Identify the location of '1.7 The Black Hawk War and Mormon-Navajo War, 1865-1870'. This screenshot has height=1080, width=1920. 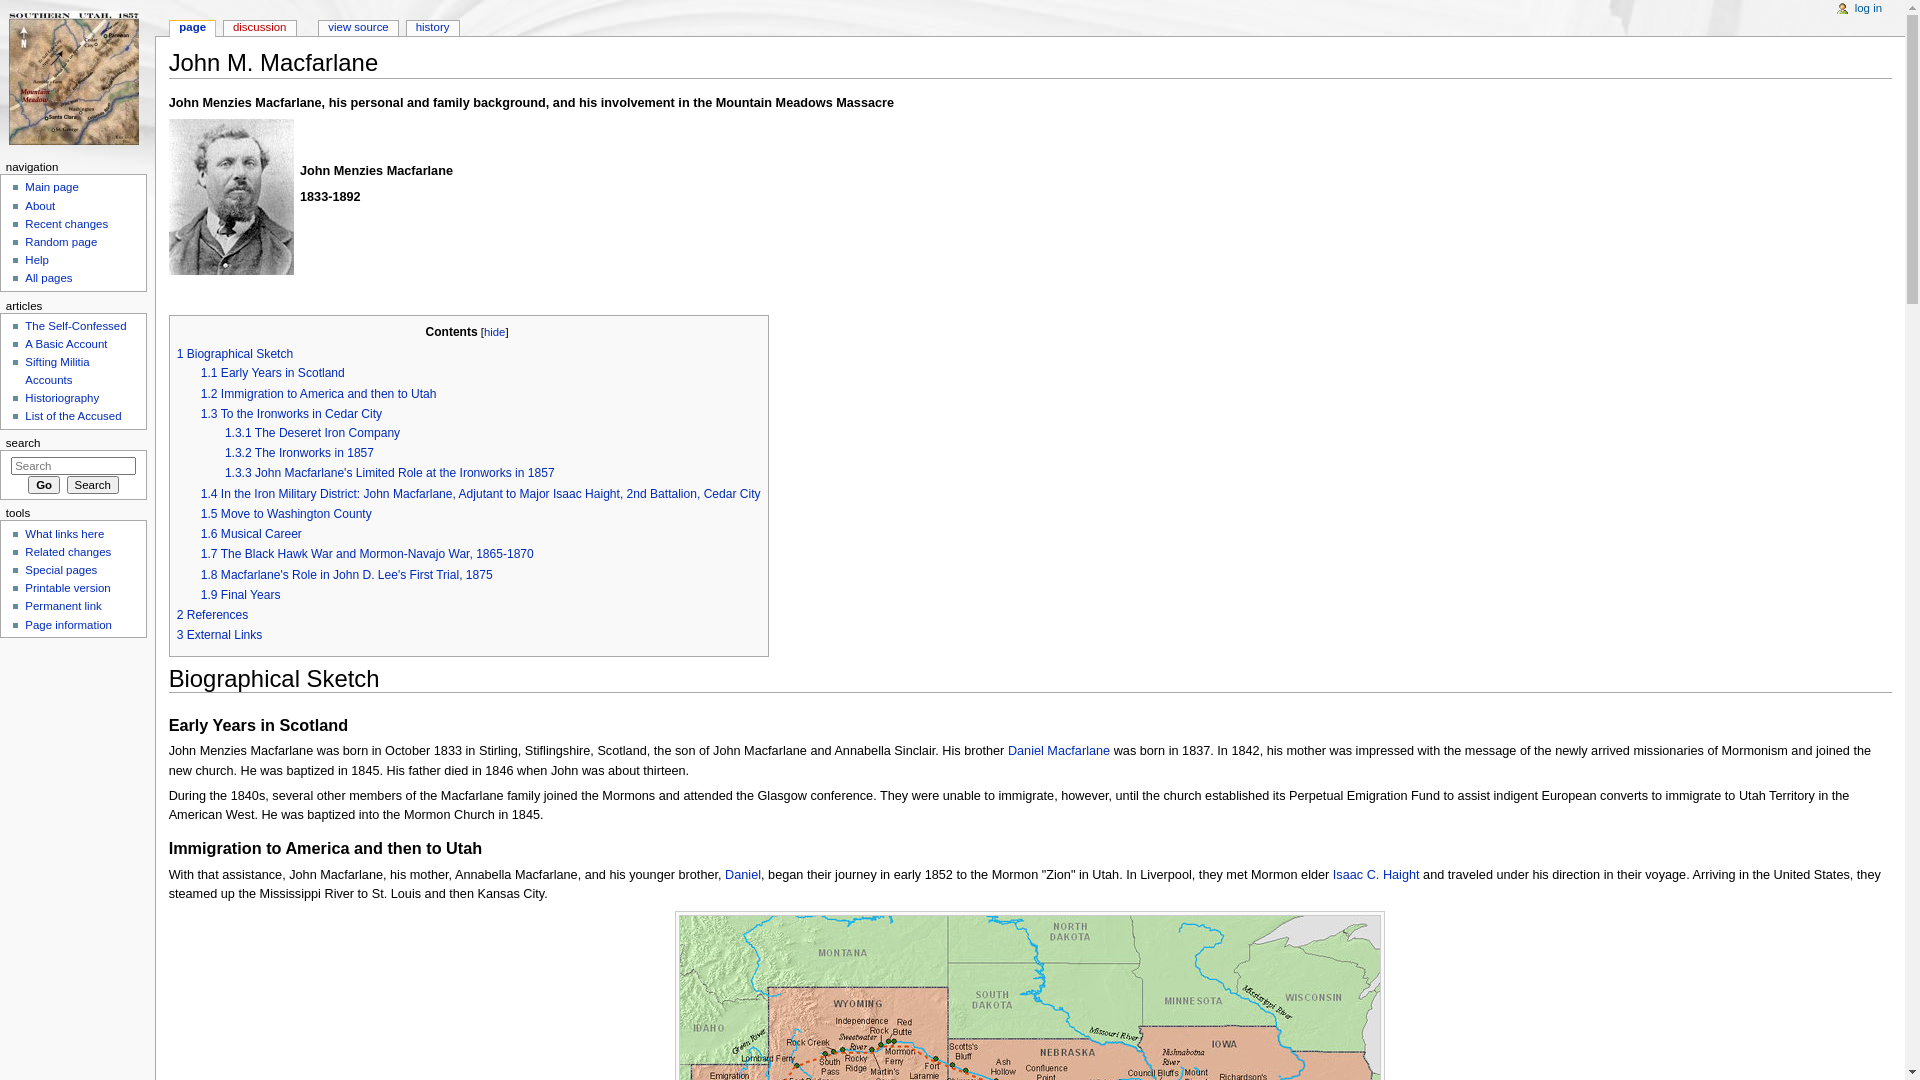
(367, 554).